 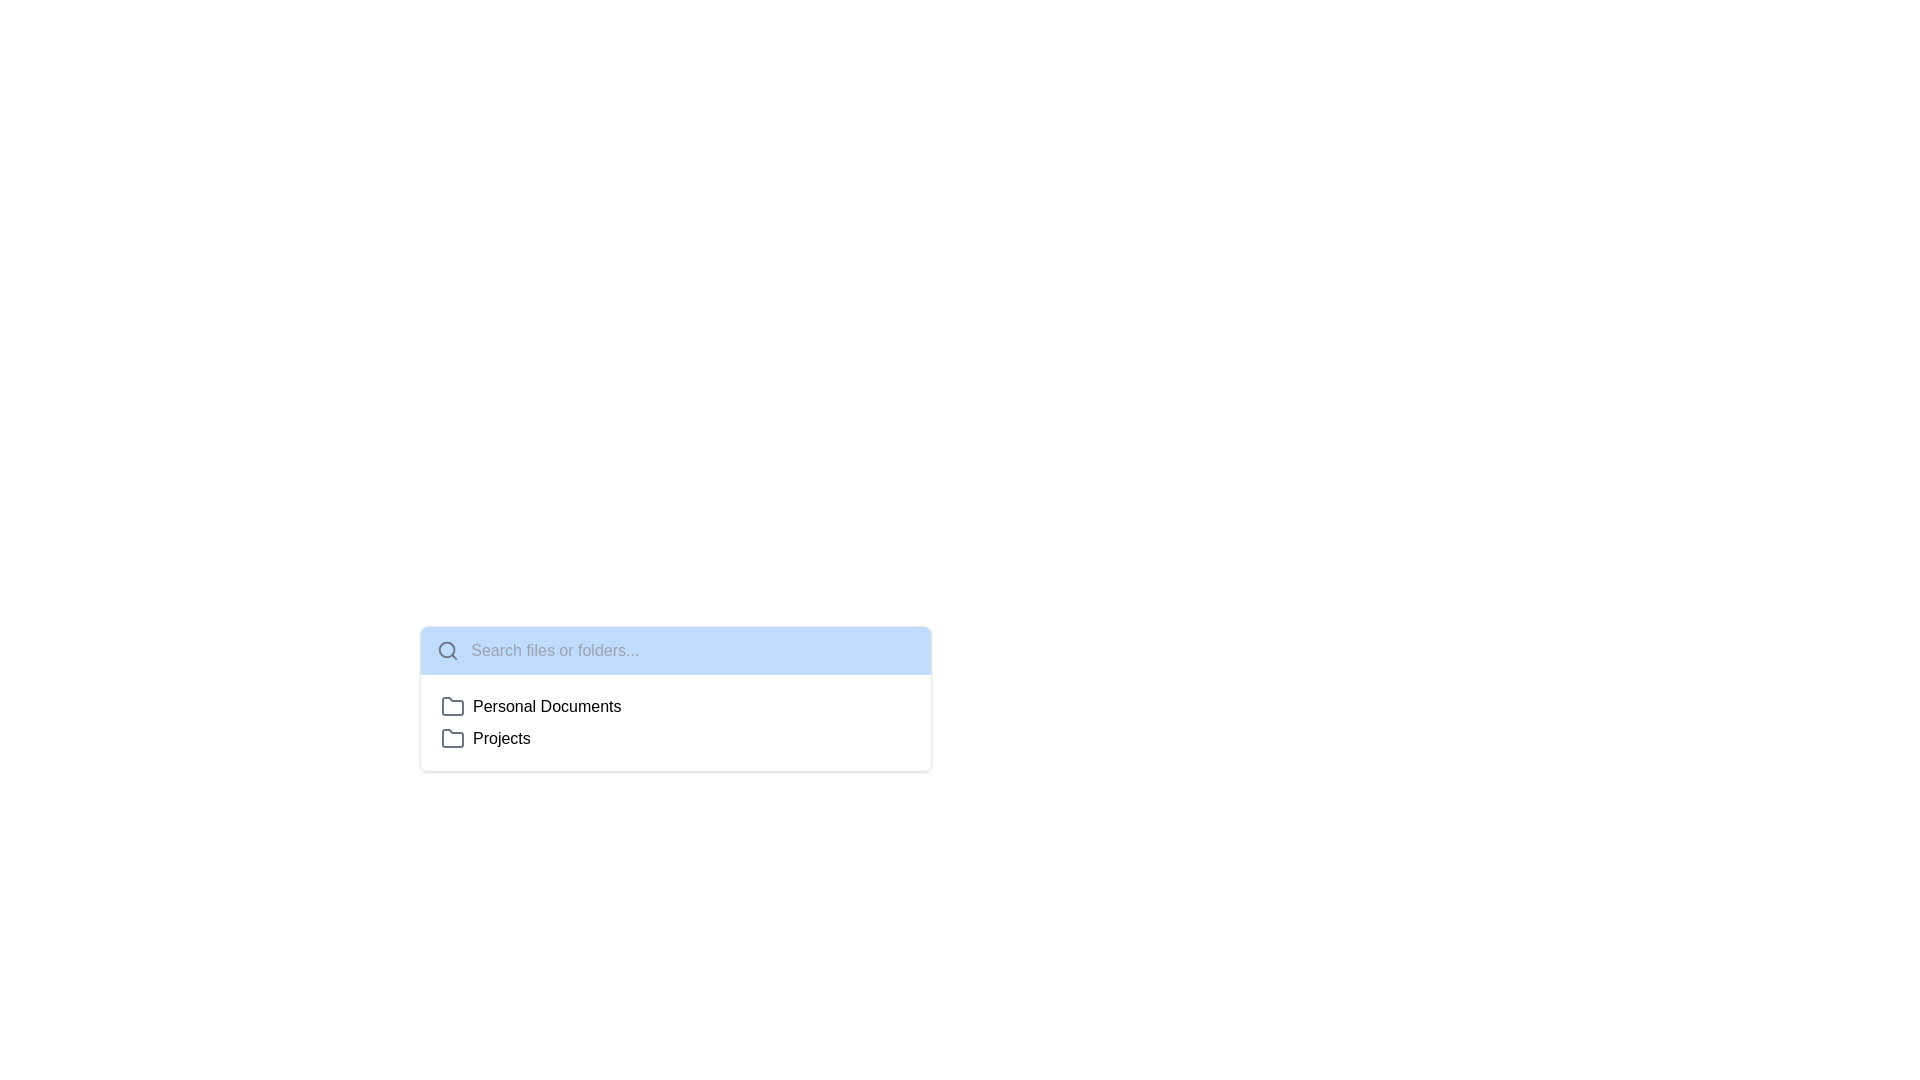 I want to click on the folder icon with a gray outline and rounded corners, located to the left of the 'Personal Documents' label, so click(x=451, y=705).